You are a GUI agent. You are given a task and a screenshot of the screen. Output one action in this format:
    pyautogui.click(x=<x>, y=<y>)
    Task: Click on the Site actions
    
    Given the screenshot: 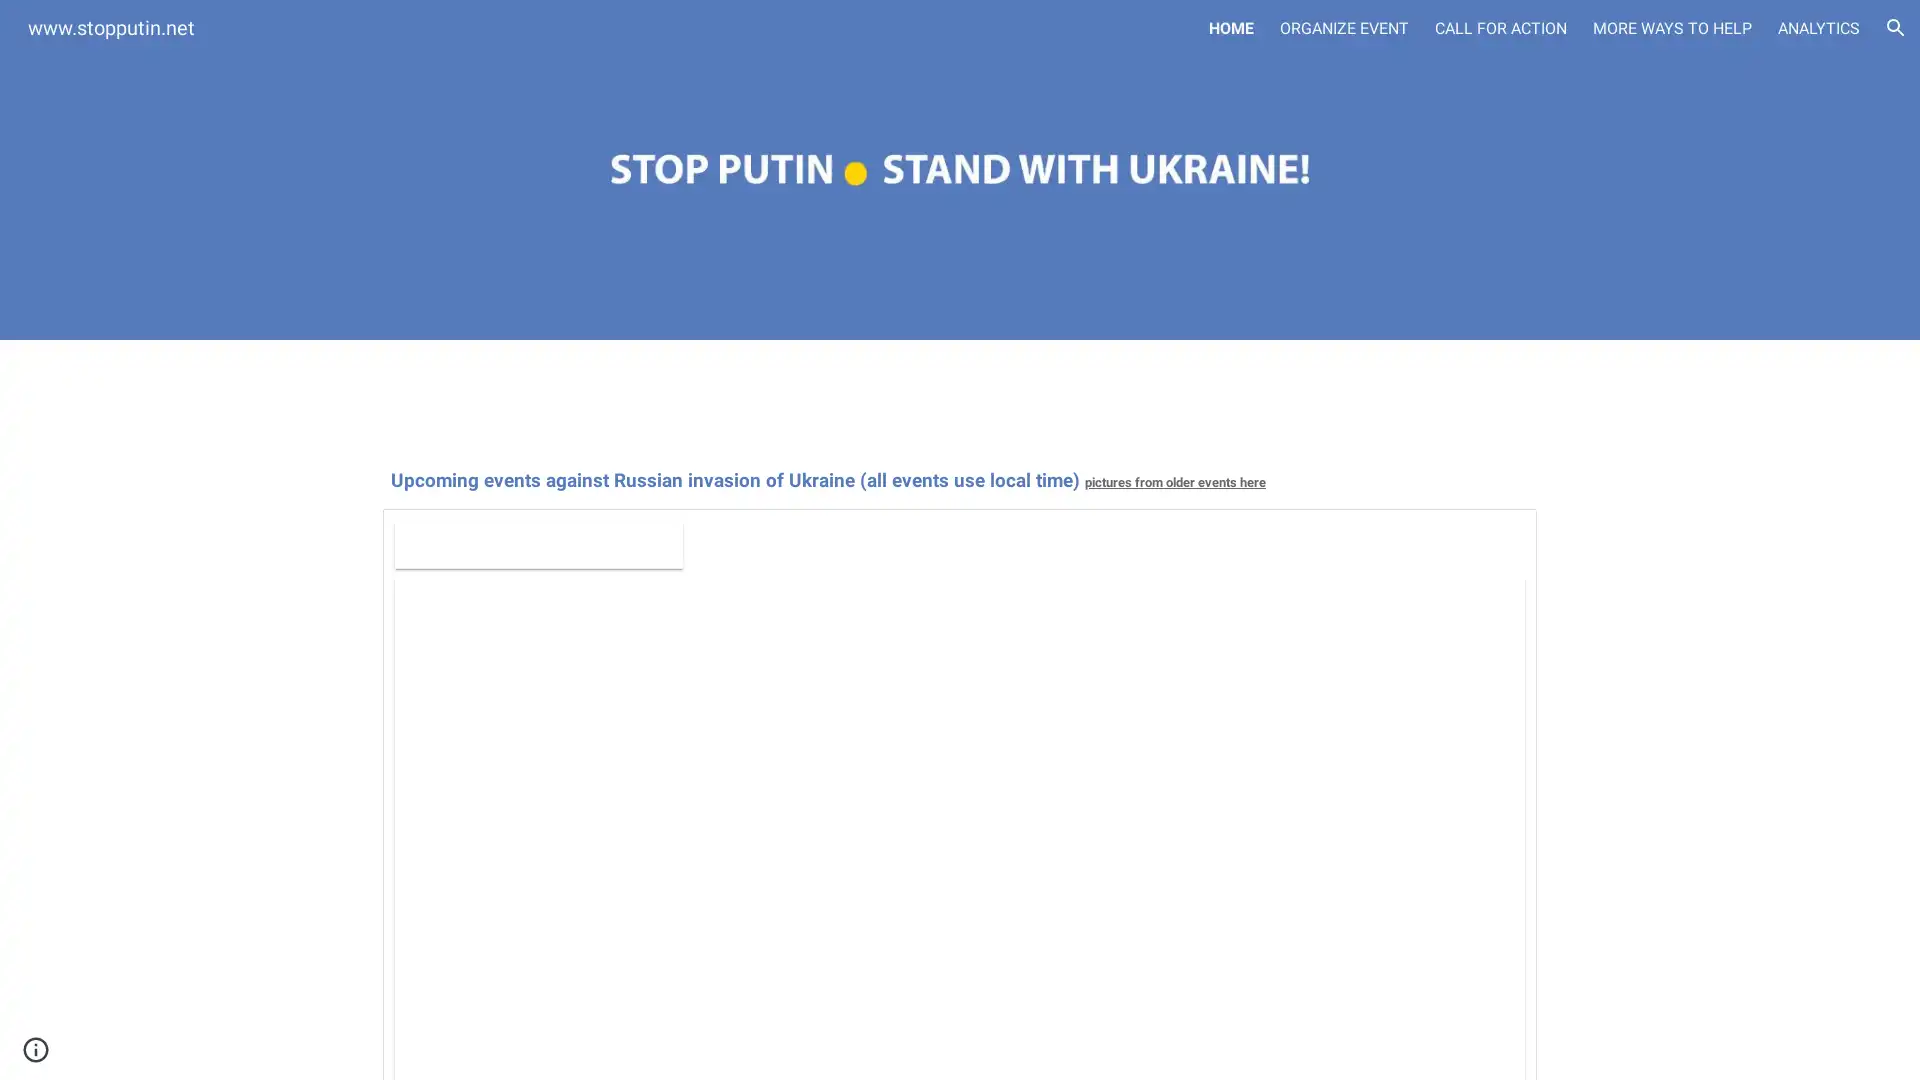 What is the action you would take?
    pyautogui.click(x=35, y=1044)
    